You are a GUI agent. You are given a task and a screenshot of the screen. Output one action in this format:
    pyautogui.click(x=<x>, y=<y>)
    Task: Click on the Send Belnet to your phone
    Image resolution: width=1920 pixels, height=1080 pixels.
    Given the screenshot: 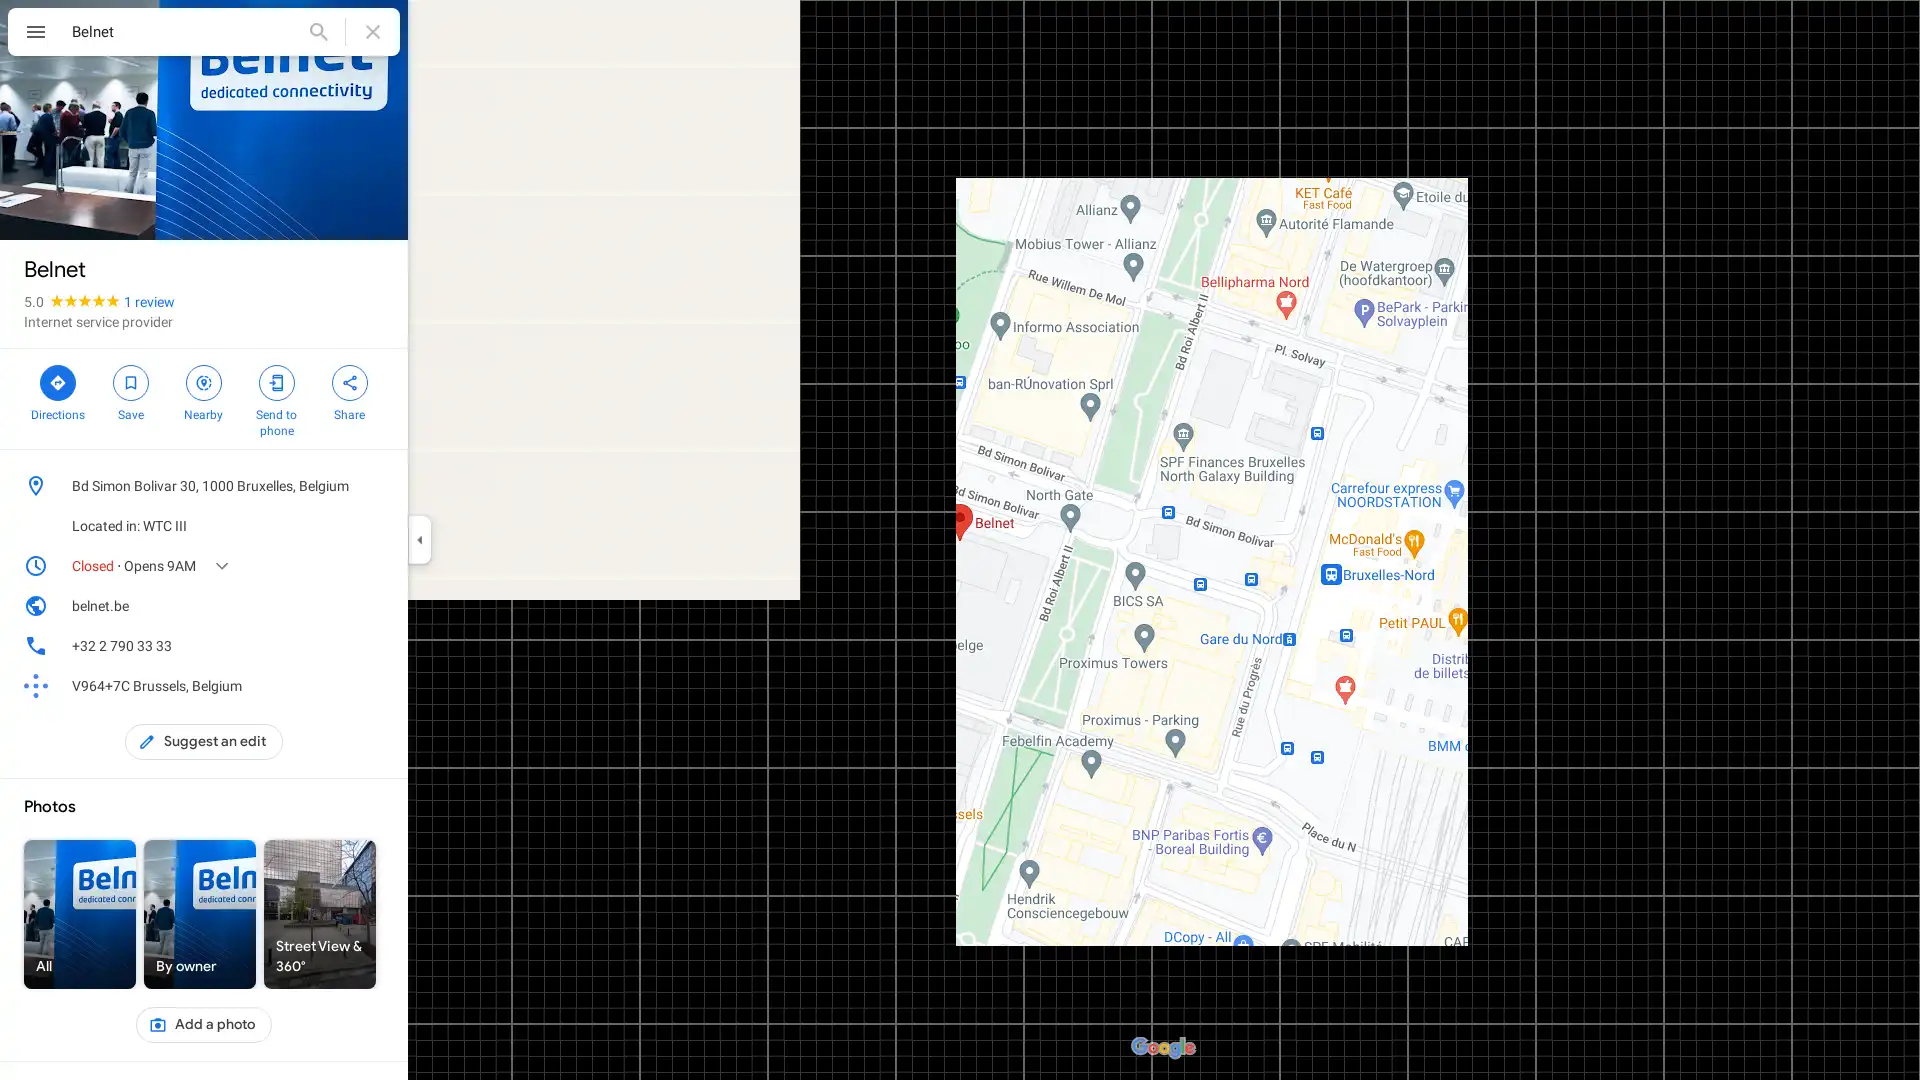 What is the action you would take?
    pyautogui.click(x=275, y=398)
    